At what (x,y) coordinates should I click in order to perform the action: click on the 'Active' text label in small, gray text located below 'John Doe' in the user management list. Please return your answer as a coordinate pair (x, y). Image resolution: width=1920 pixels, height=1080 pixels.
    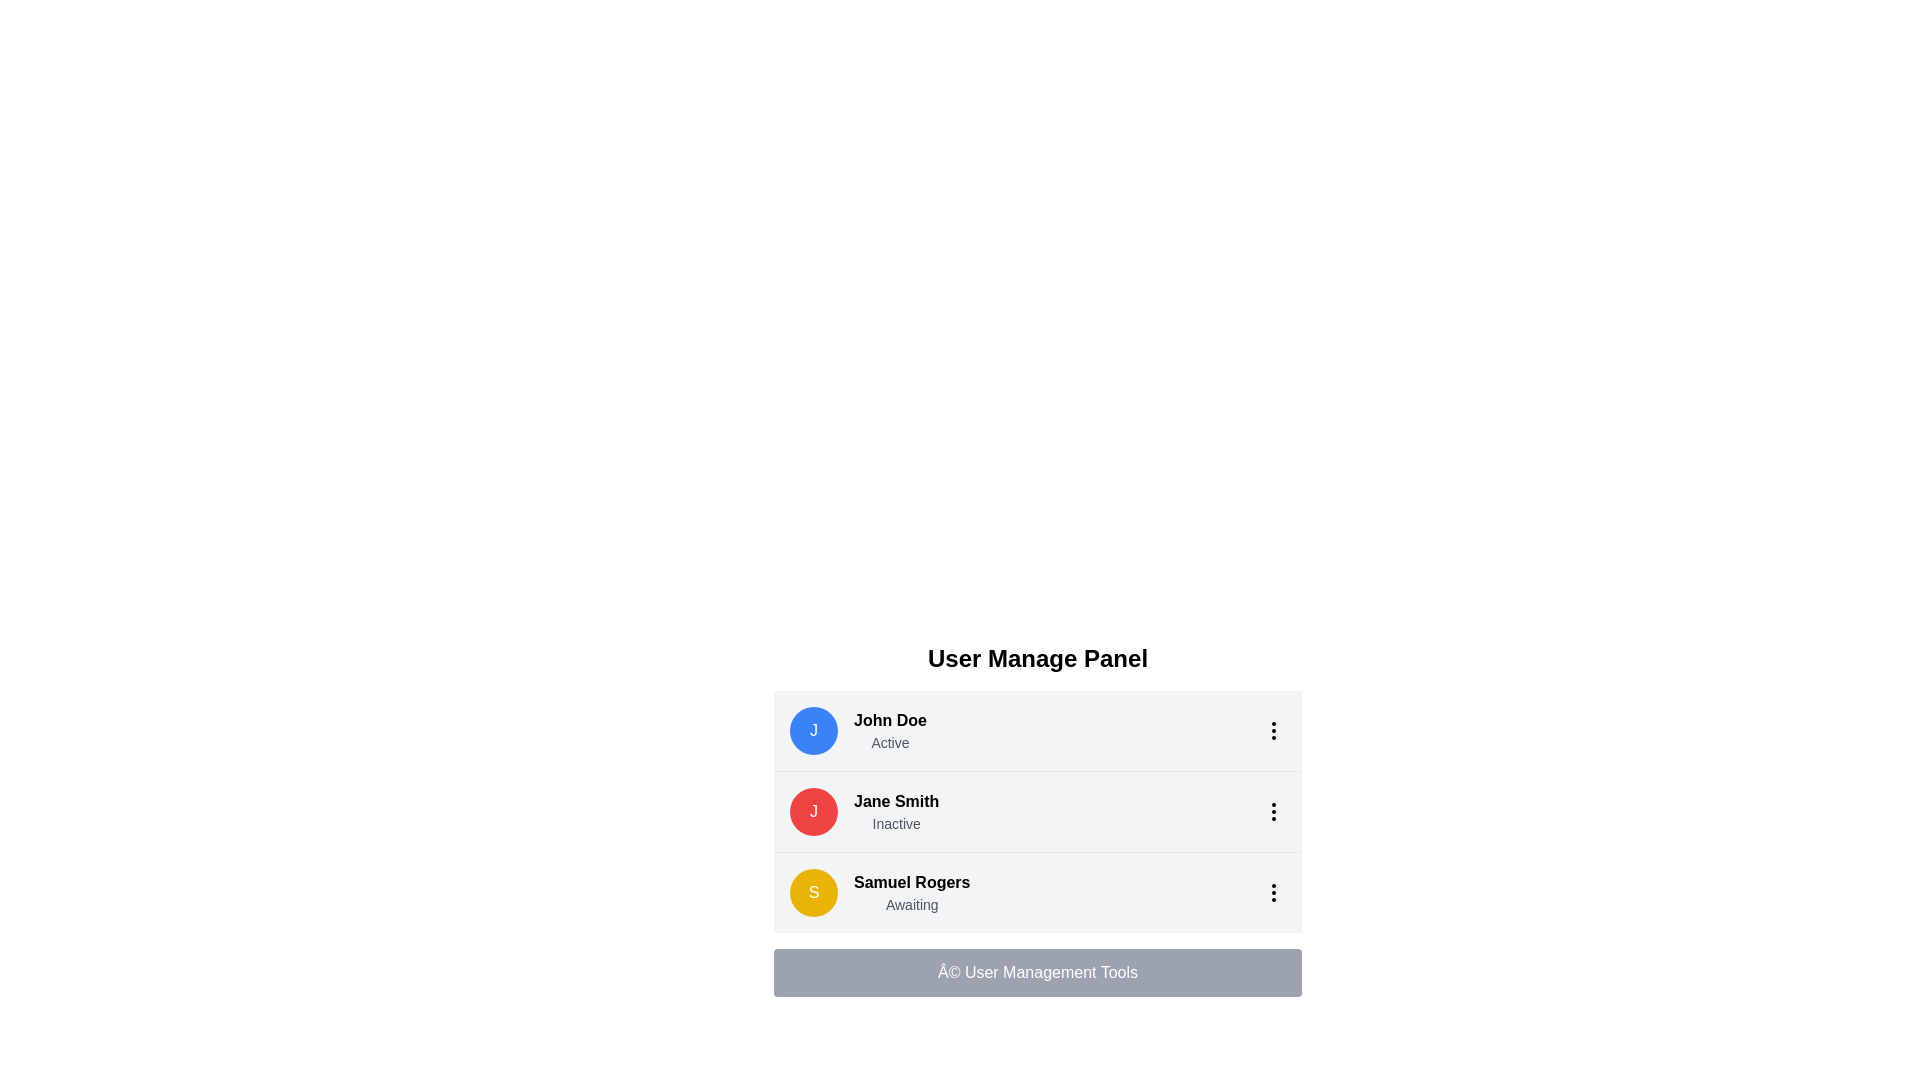
    Looking at the image, I should click on (889, 743).